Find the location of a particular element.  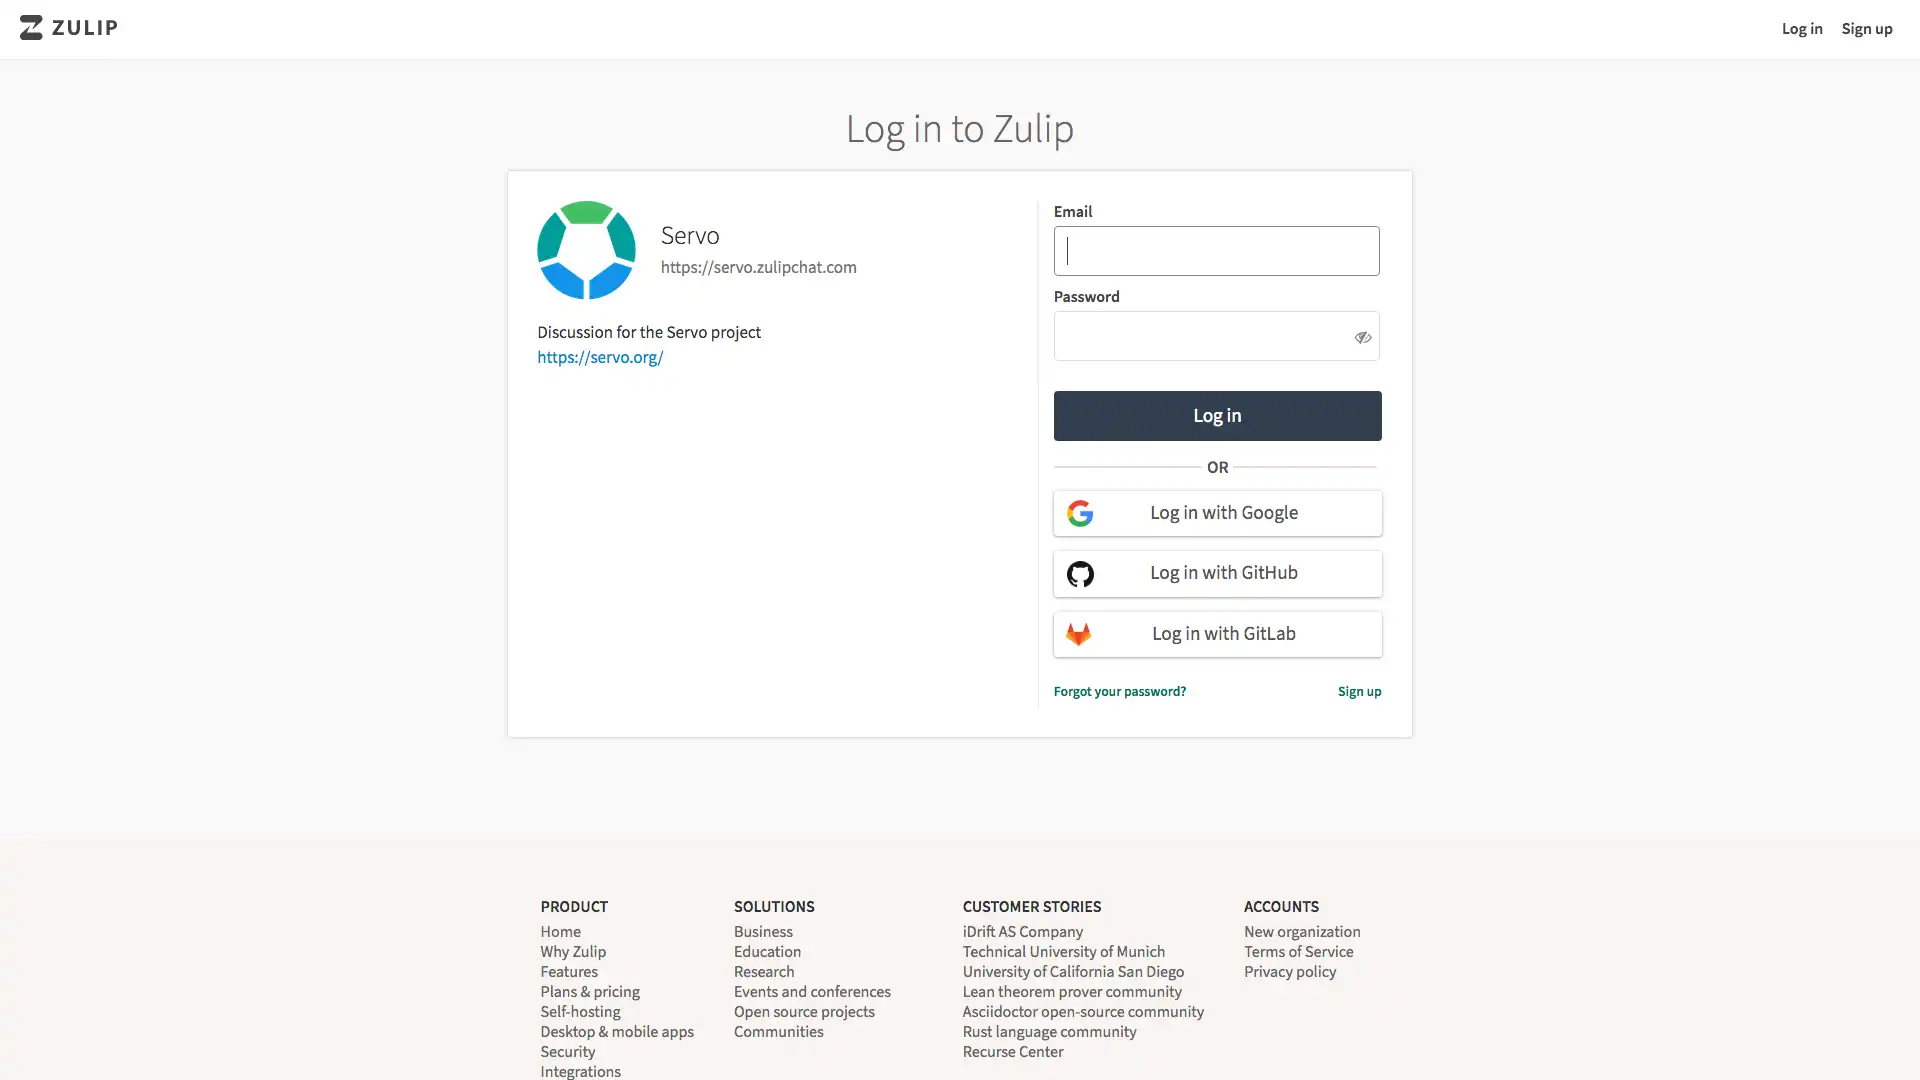

Log in with GitHub is located at coordinates (1216, 573).